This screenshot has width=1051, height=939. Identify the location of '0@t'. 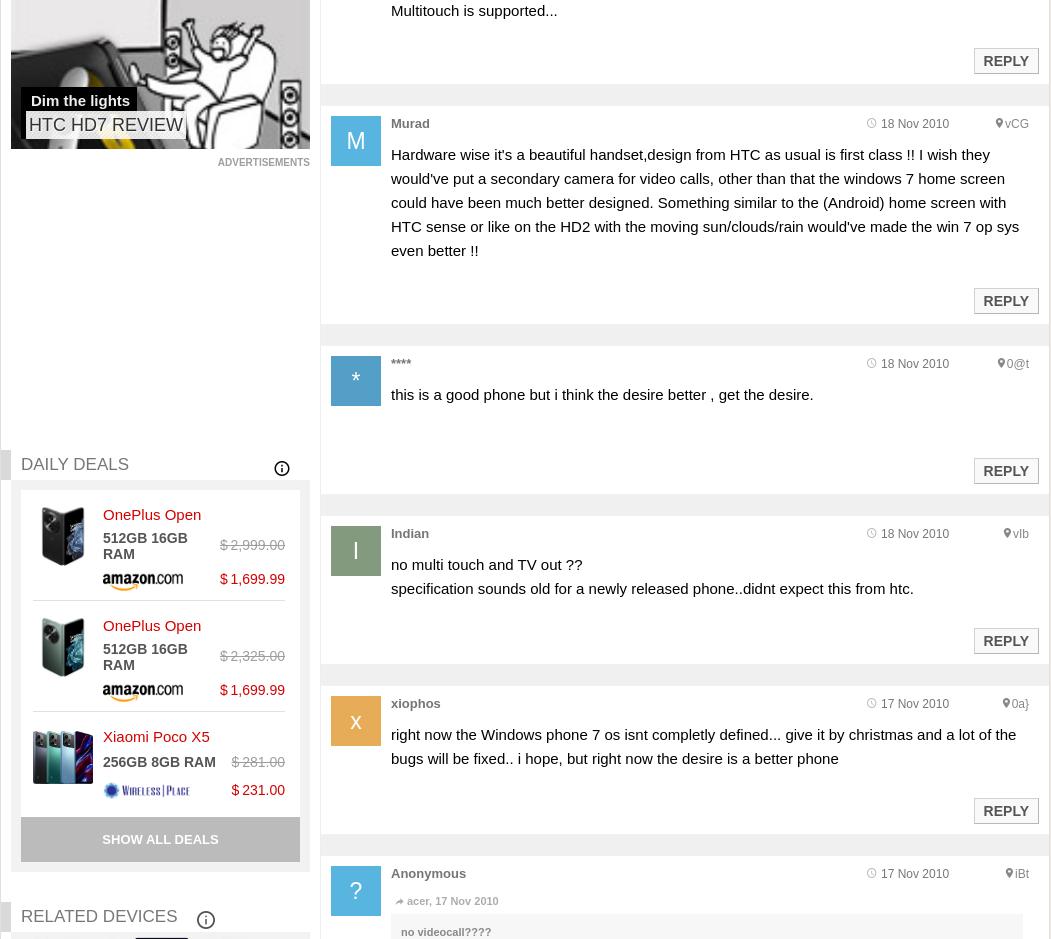
(1016, 363).